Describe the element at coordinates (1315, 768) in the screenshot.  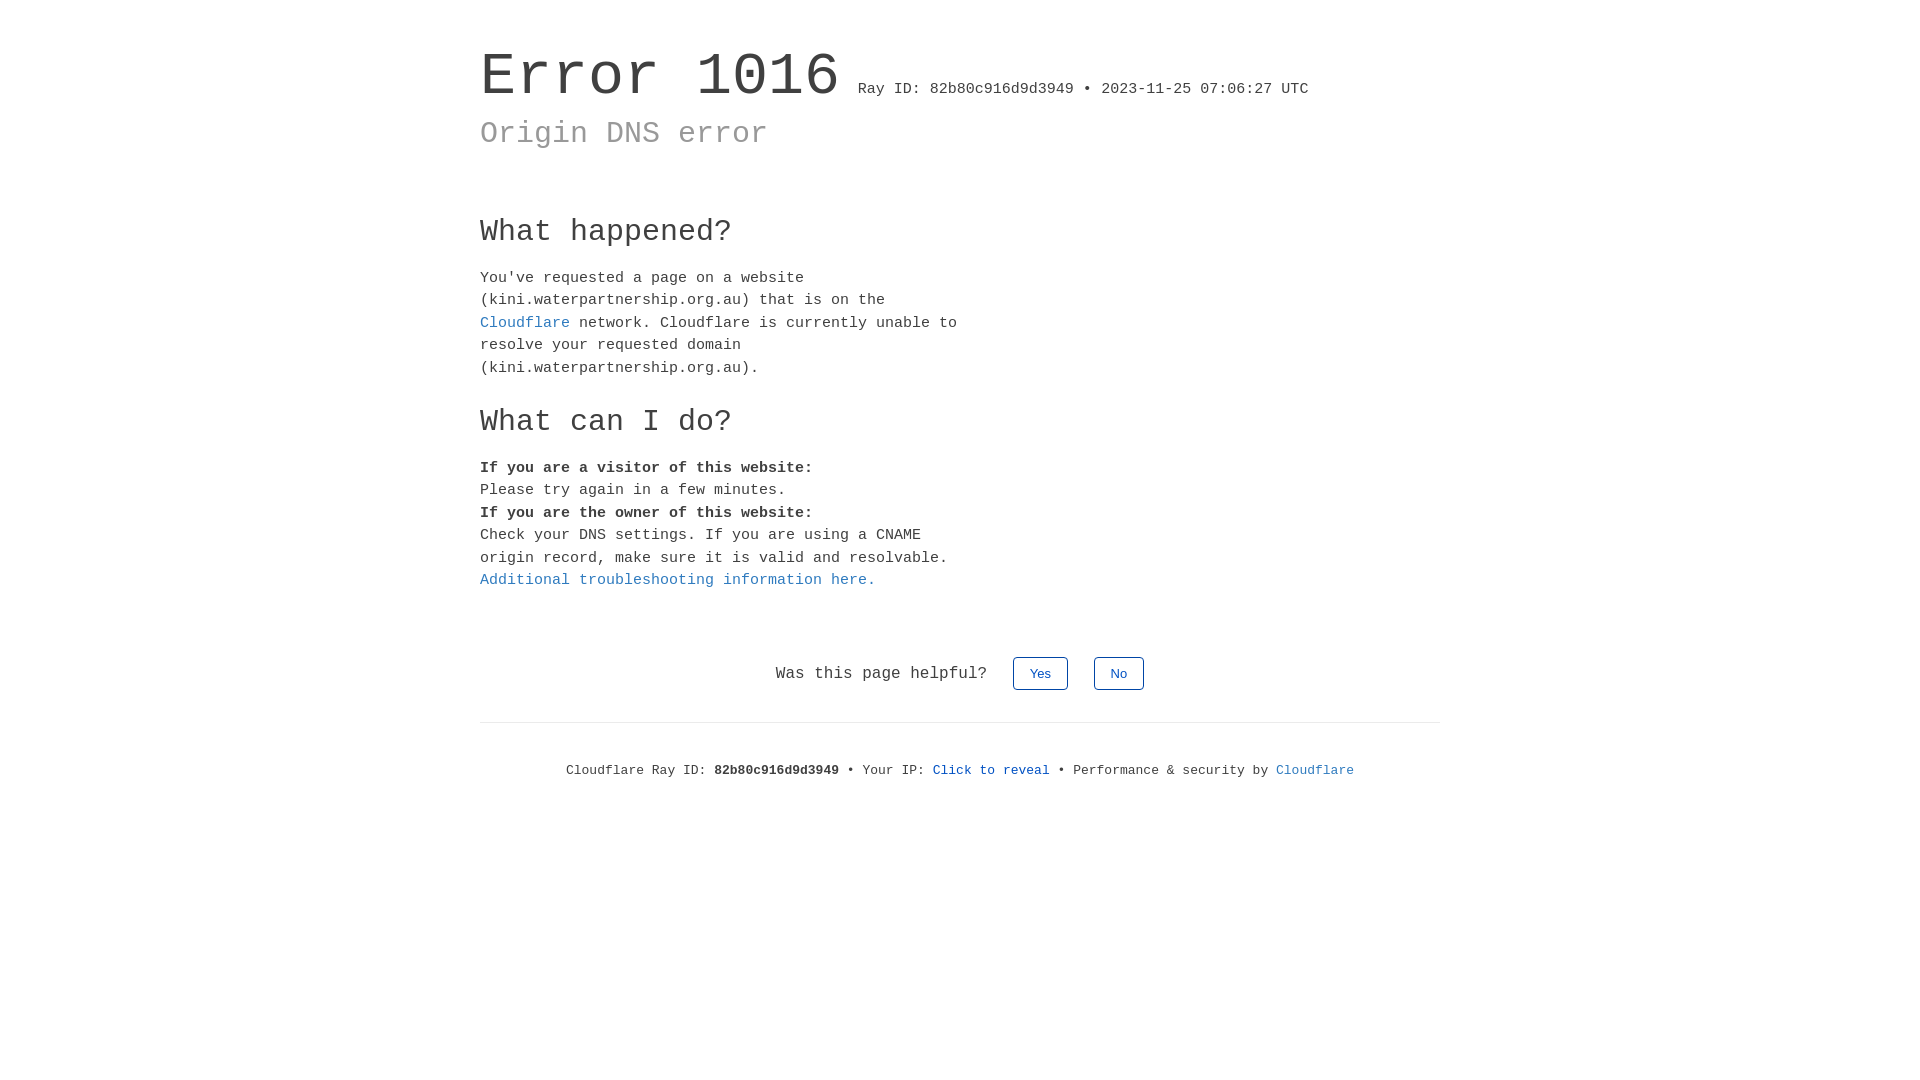
I see `'Cloudflare'` at that location.